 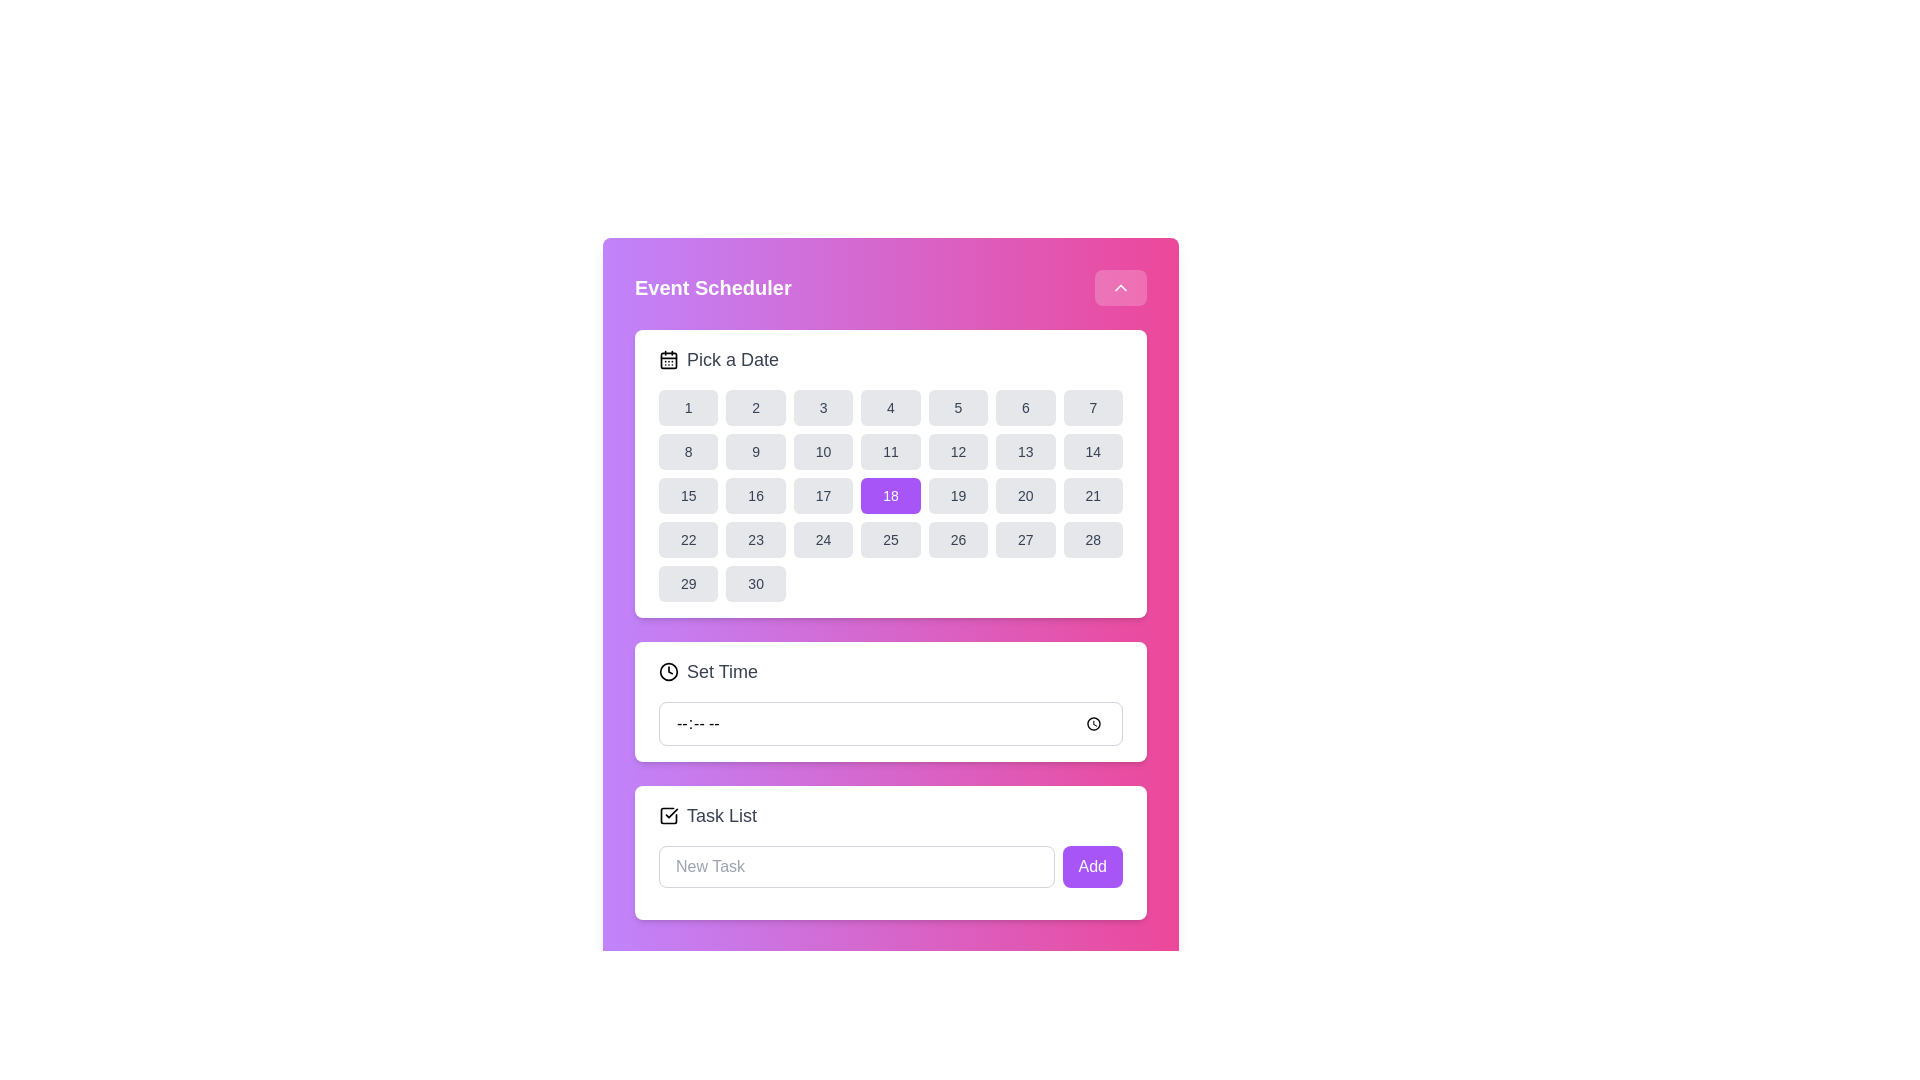 What do you see at coordinates (957, 407) in the screenshot?
I see `the button labeled '5' in the 'Pick a Date' section` at bounding box center [957, 407].